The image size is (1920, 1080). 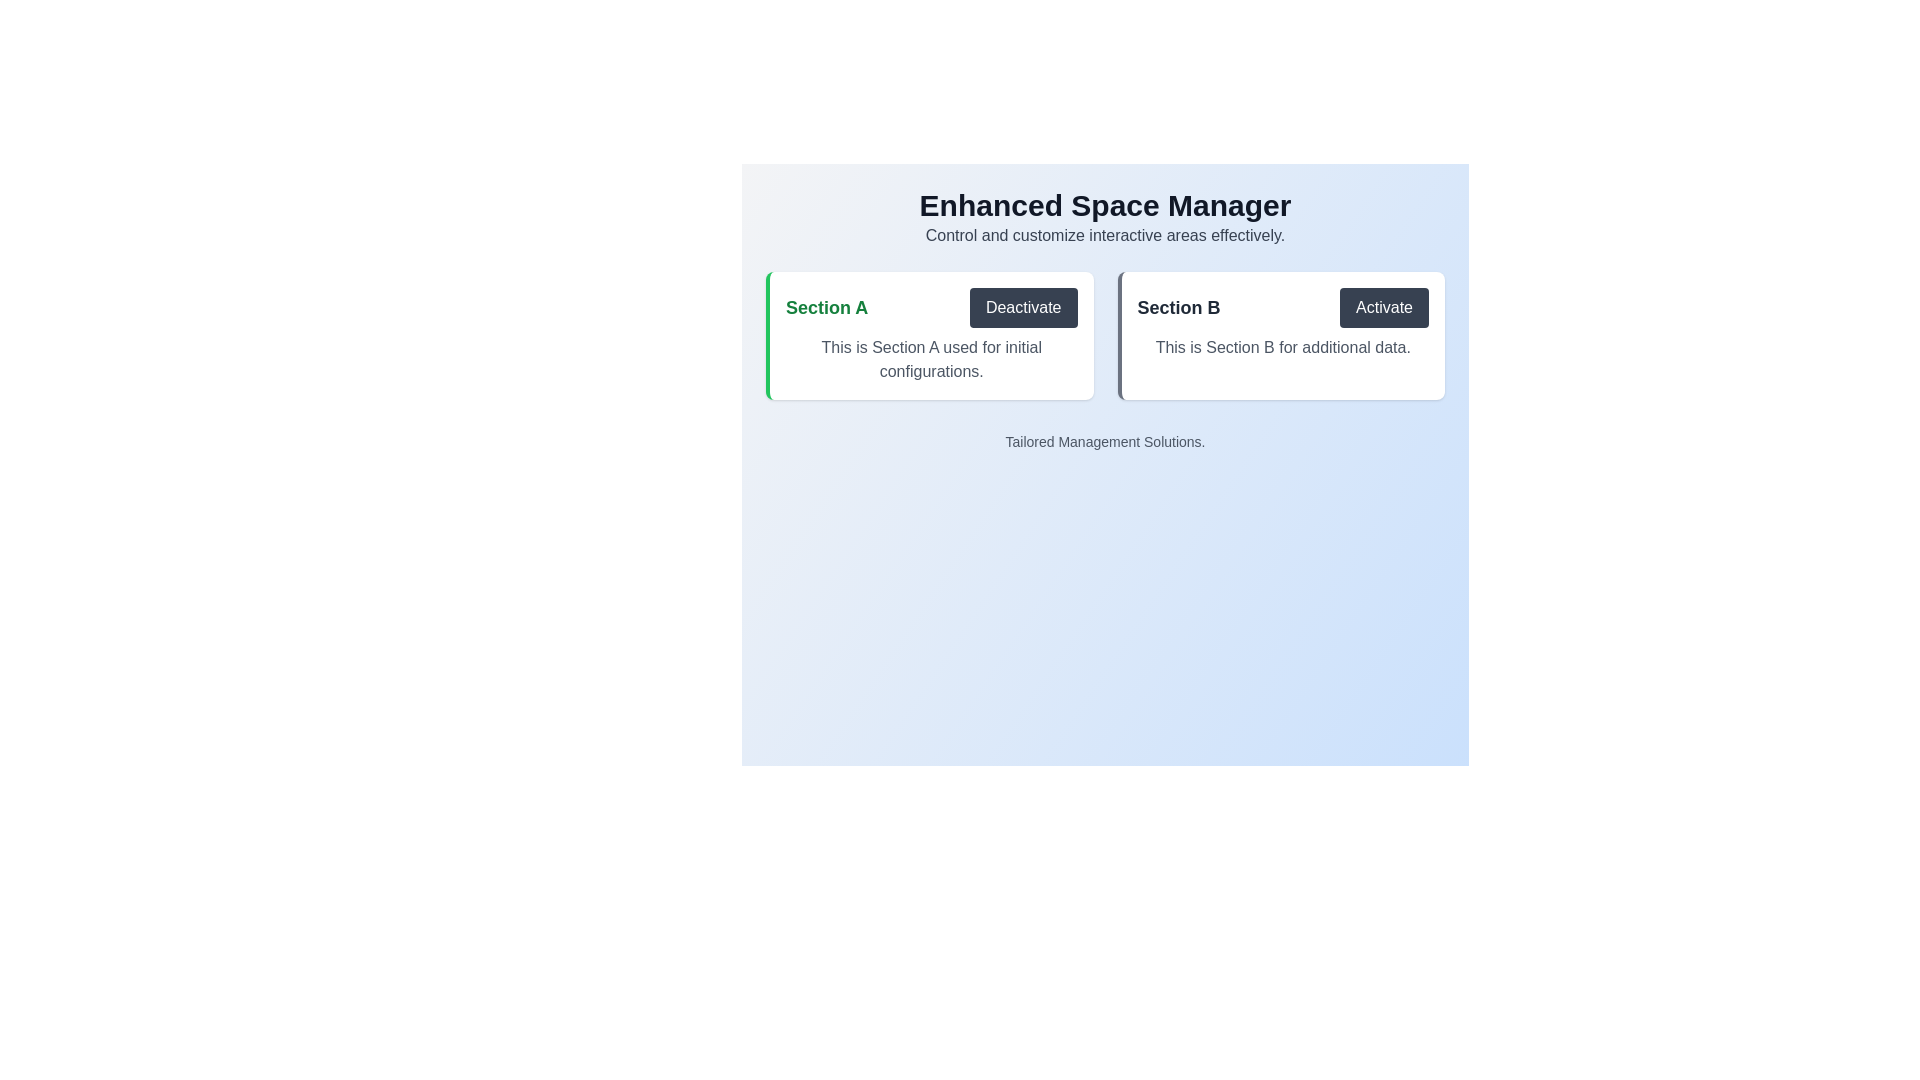 What do you see at coordinates (928, 334) in the screenshot?
I see `heading 'Section A' and the description 'This is Section A used for initial configurations.' from the leftmost card element in the grid layout` at bounding box center [928, 334].